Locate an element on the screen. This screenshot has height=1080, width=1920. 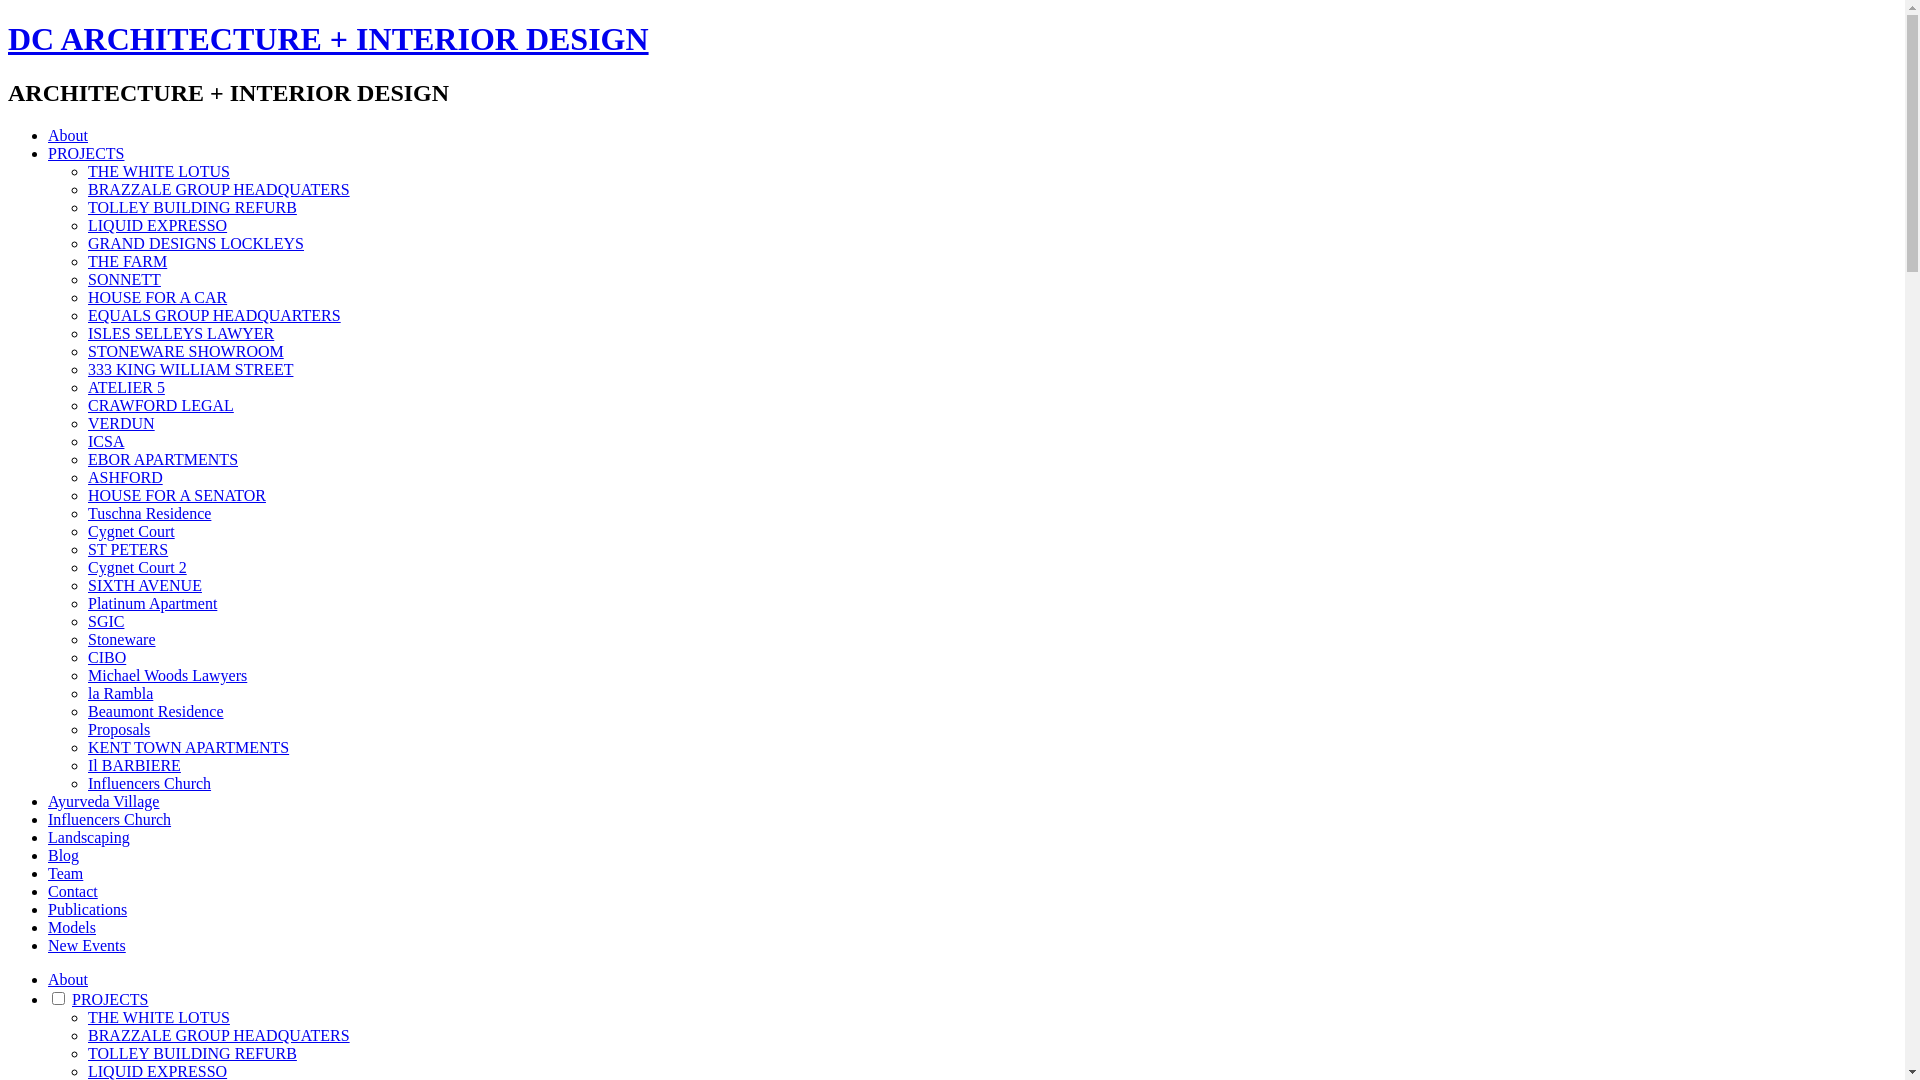
'Contact' is located at coordinates (72, 890).